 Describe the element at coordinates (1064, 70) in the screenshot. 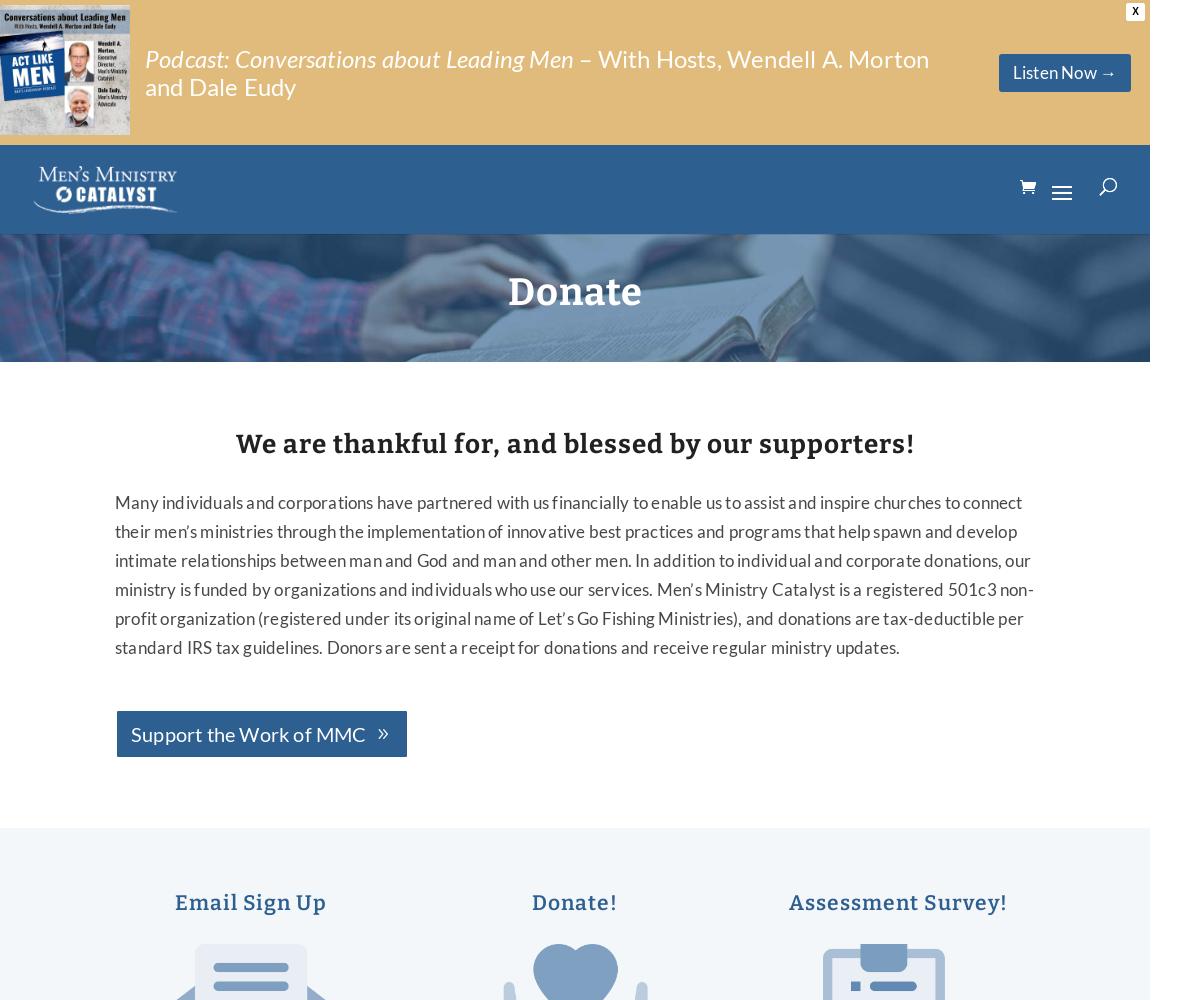

I see `'Listen Now →'` at that location.